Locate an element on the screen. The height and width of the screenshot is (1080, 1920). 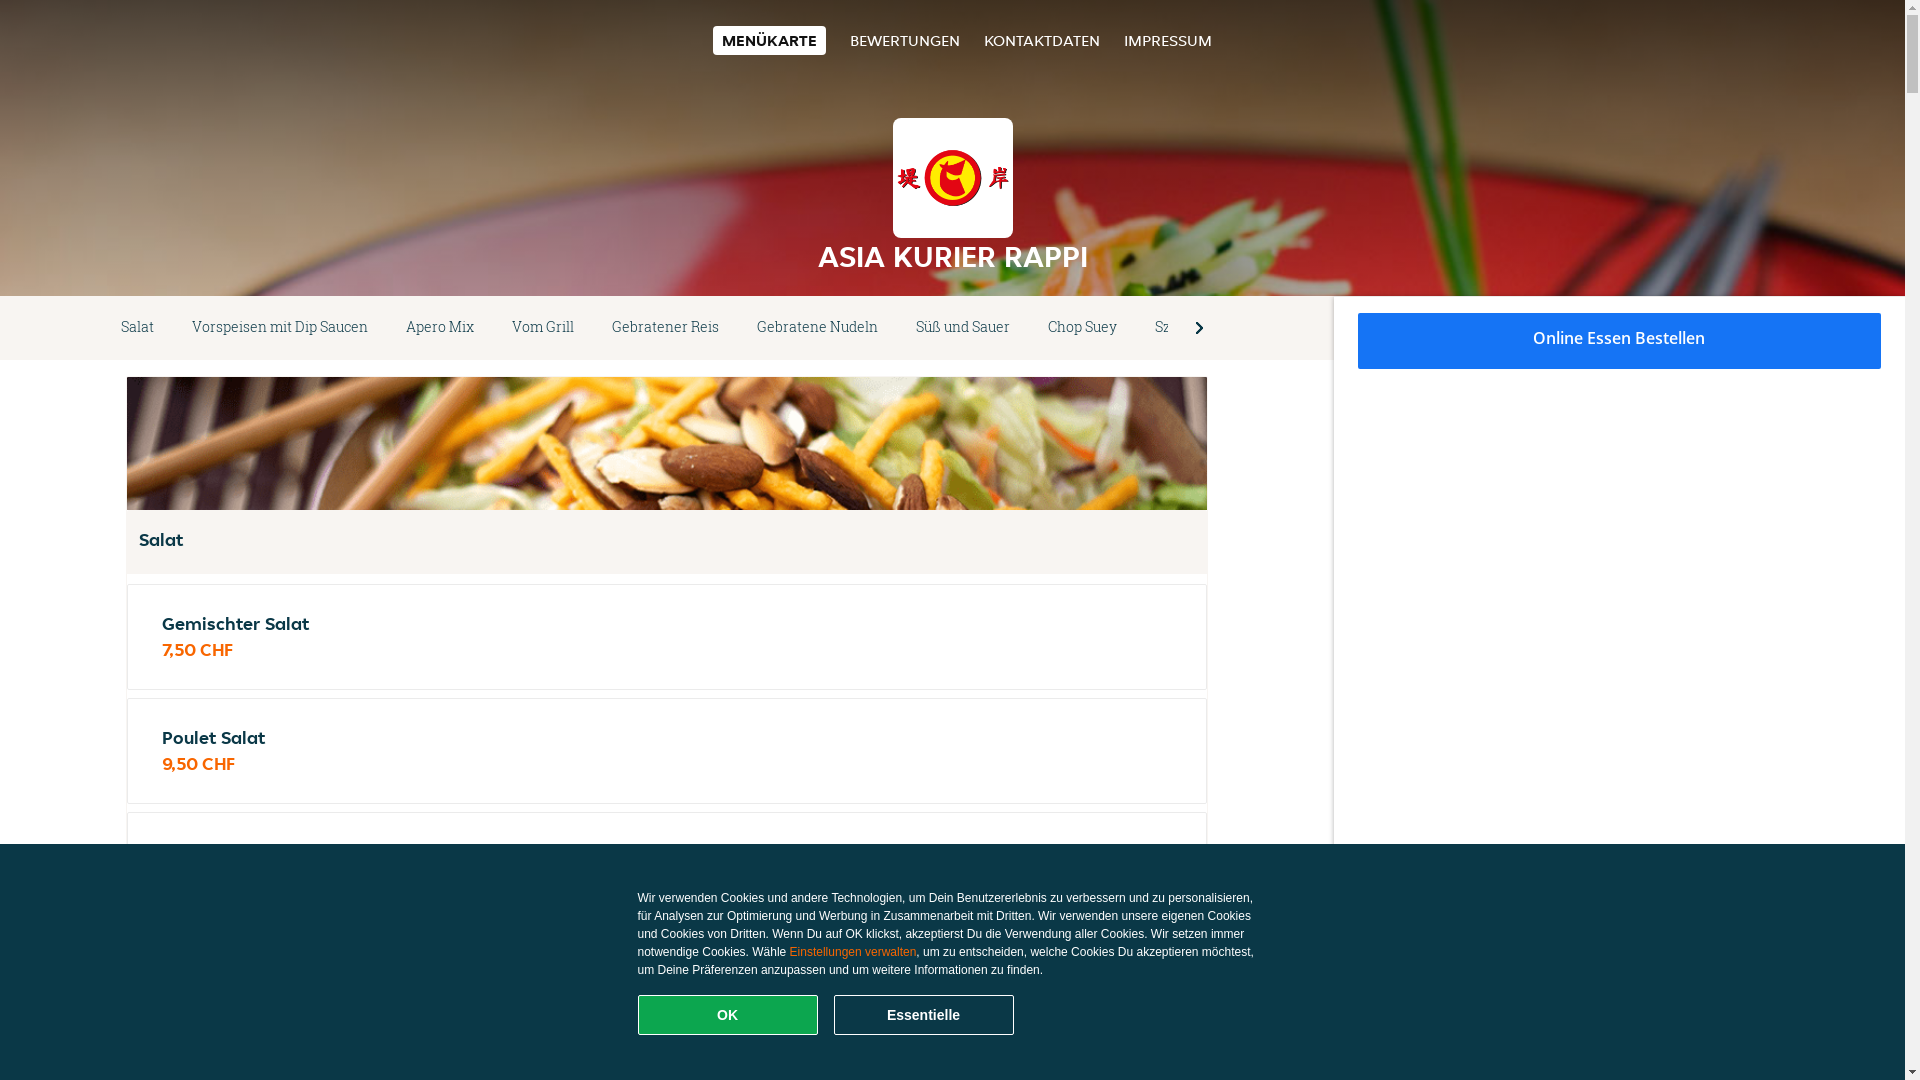
'Vorspeisen mit Dip Saucen' is located at coordinates (172, 326).